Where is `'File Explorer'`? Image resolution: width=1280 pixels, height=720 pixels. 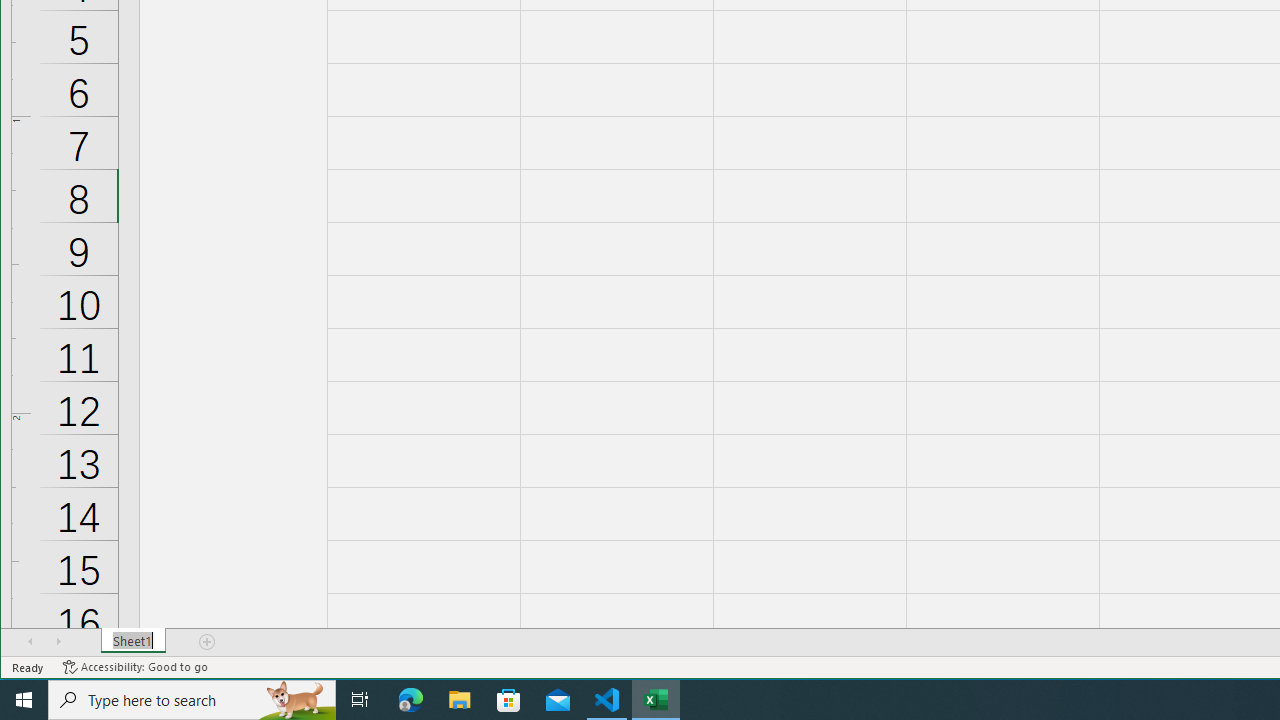 'File Explorer' is located at coordinates (459, 698).